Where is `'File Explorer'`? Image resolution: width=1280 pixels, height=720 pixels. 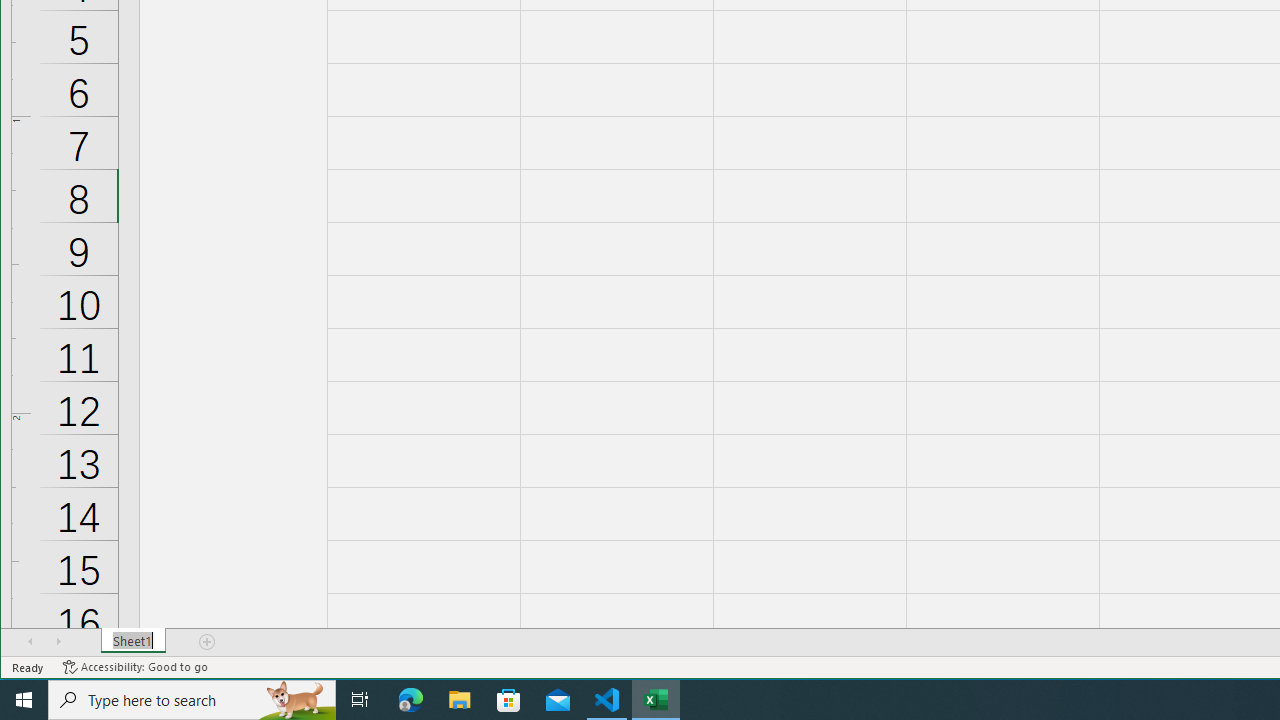 'File Explorer' is located at coordinates (459, 698).